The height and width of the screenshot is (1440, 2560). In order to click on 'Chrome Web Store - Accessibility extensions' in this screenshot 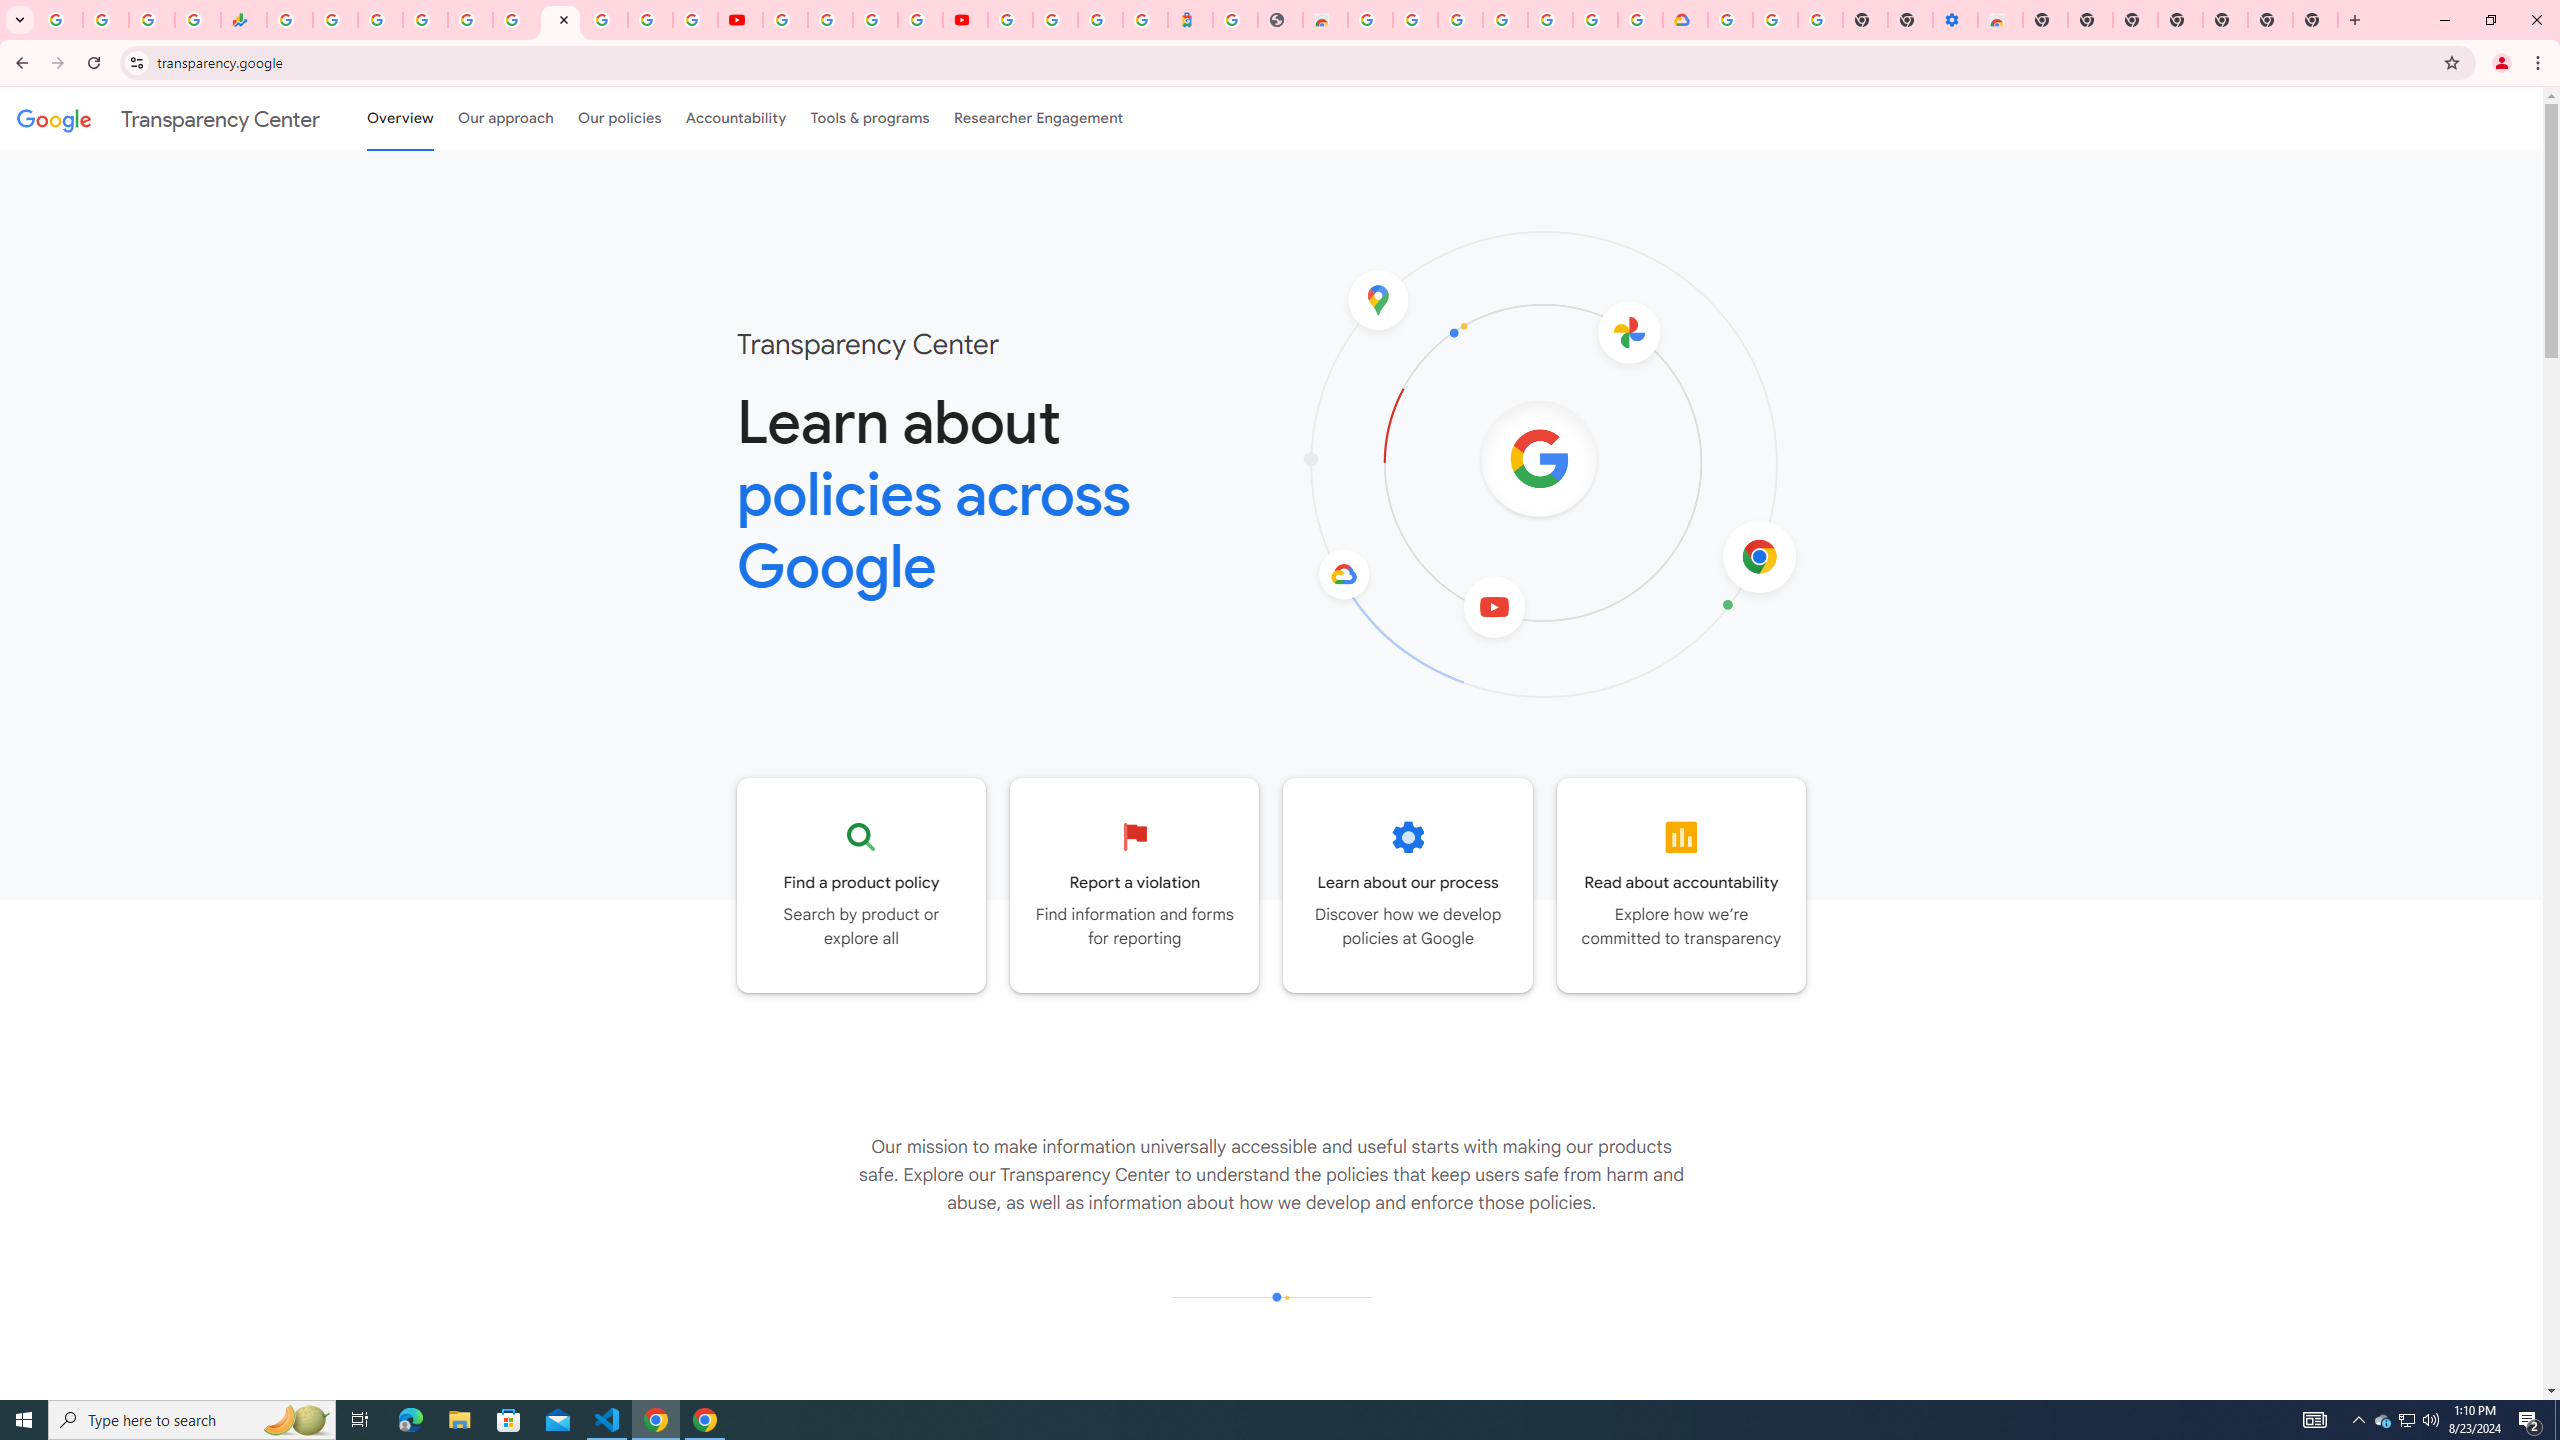, I will do `click(2000, 19)`.